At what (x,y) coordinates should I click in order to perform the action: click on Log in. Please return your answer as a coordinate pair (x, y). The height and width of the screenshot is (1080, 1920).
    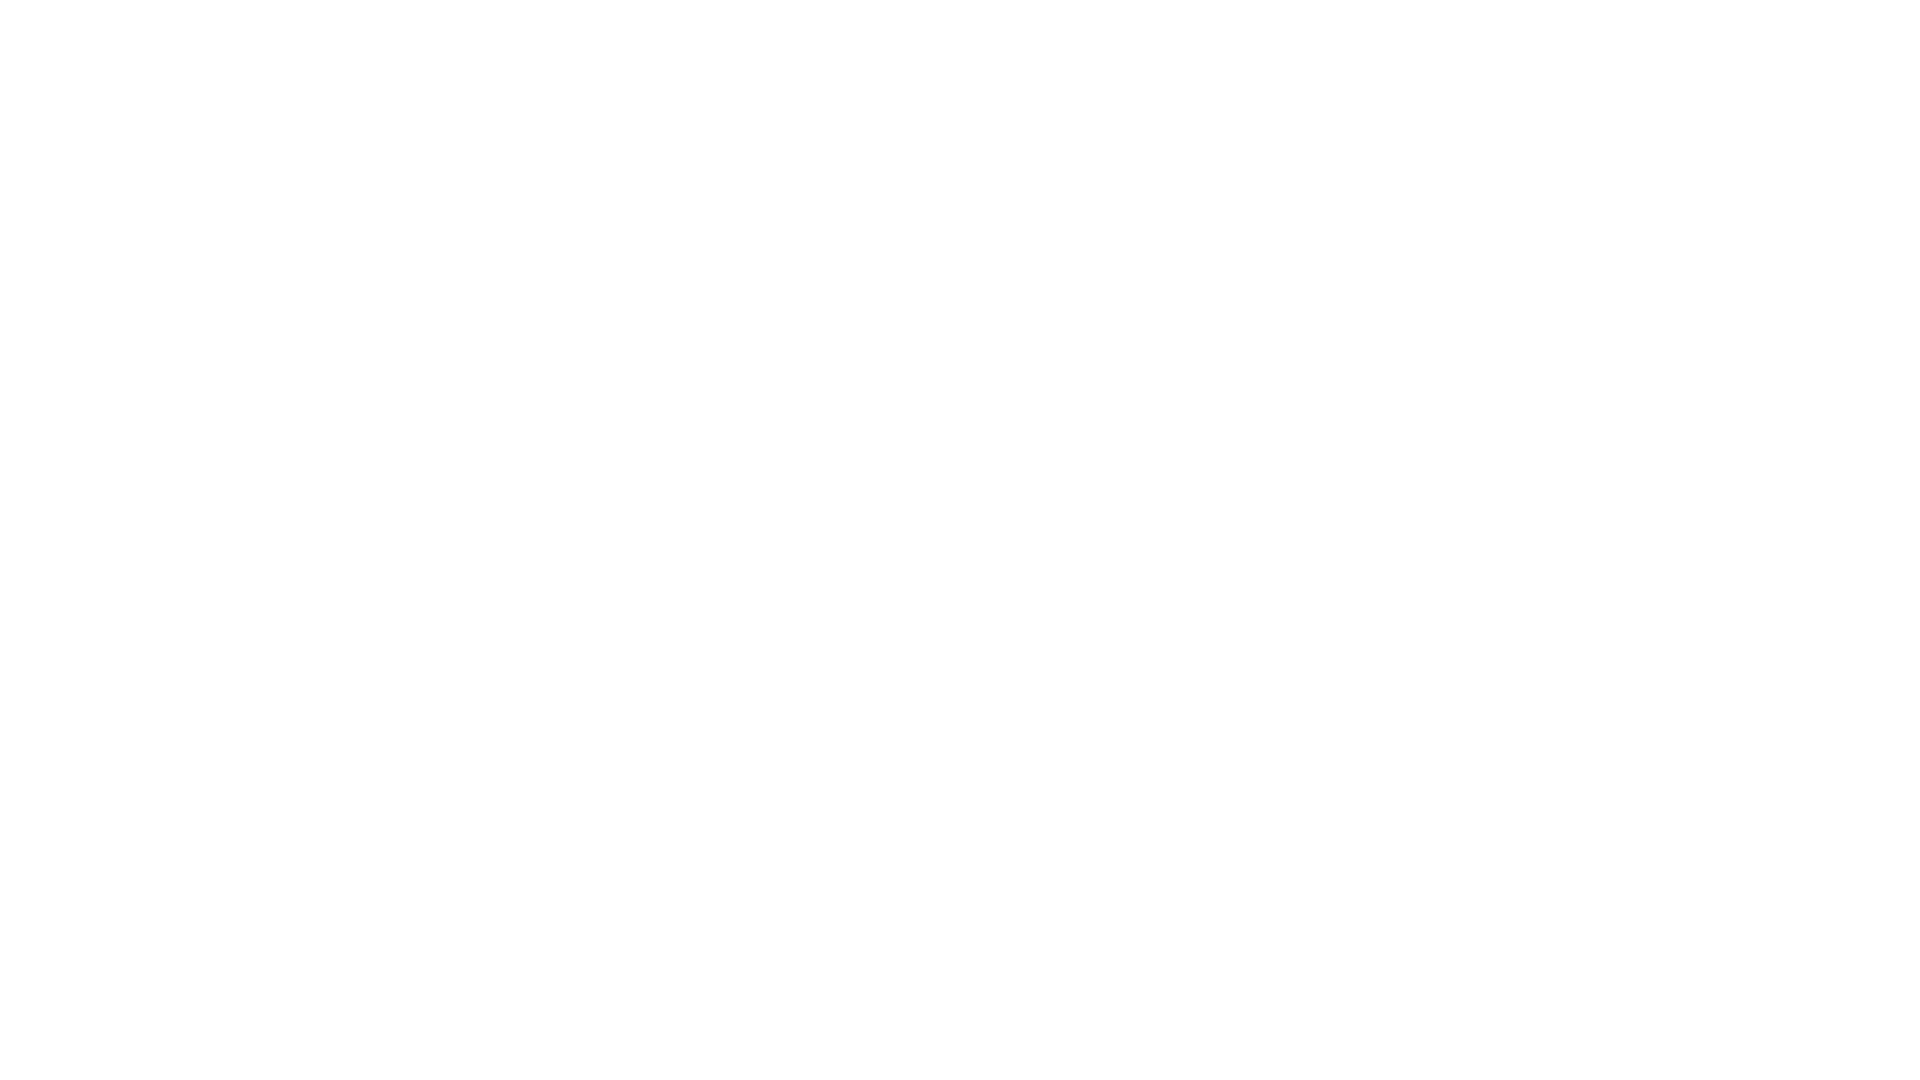
    Looking at the image, I should click on (730, 316).